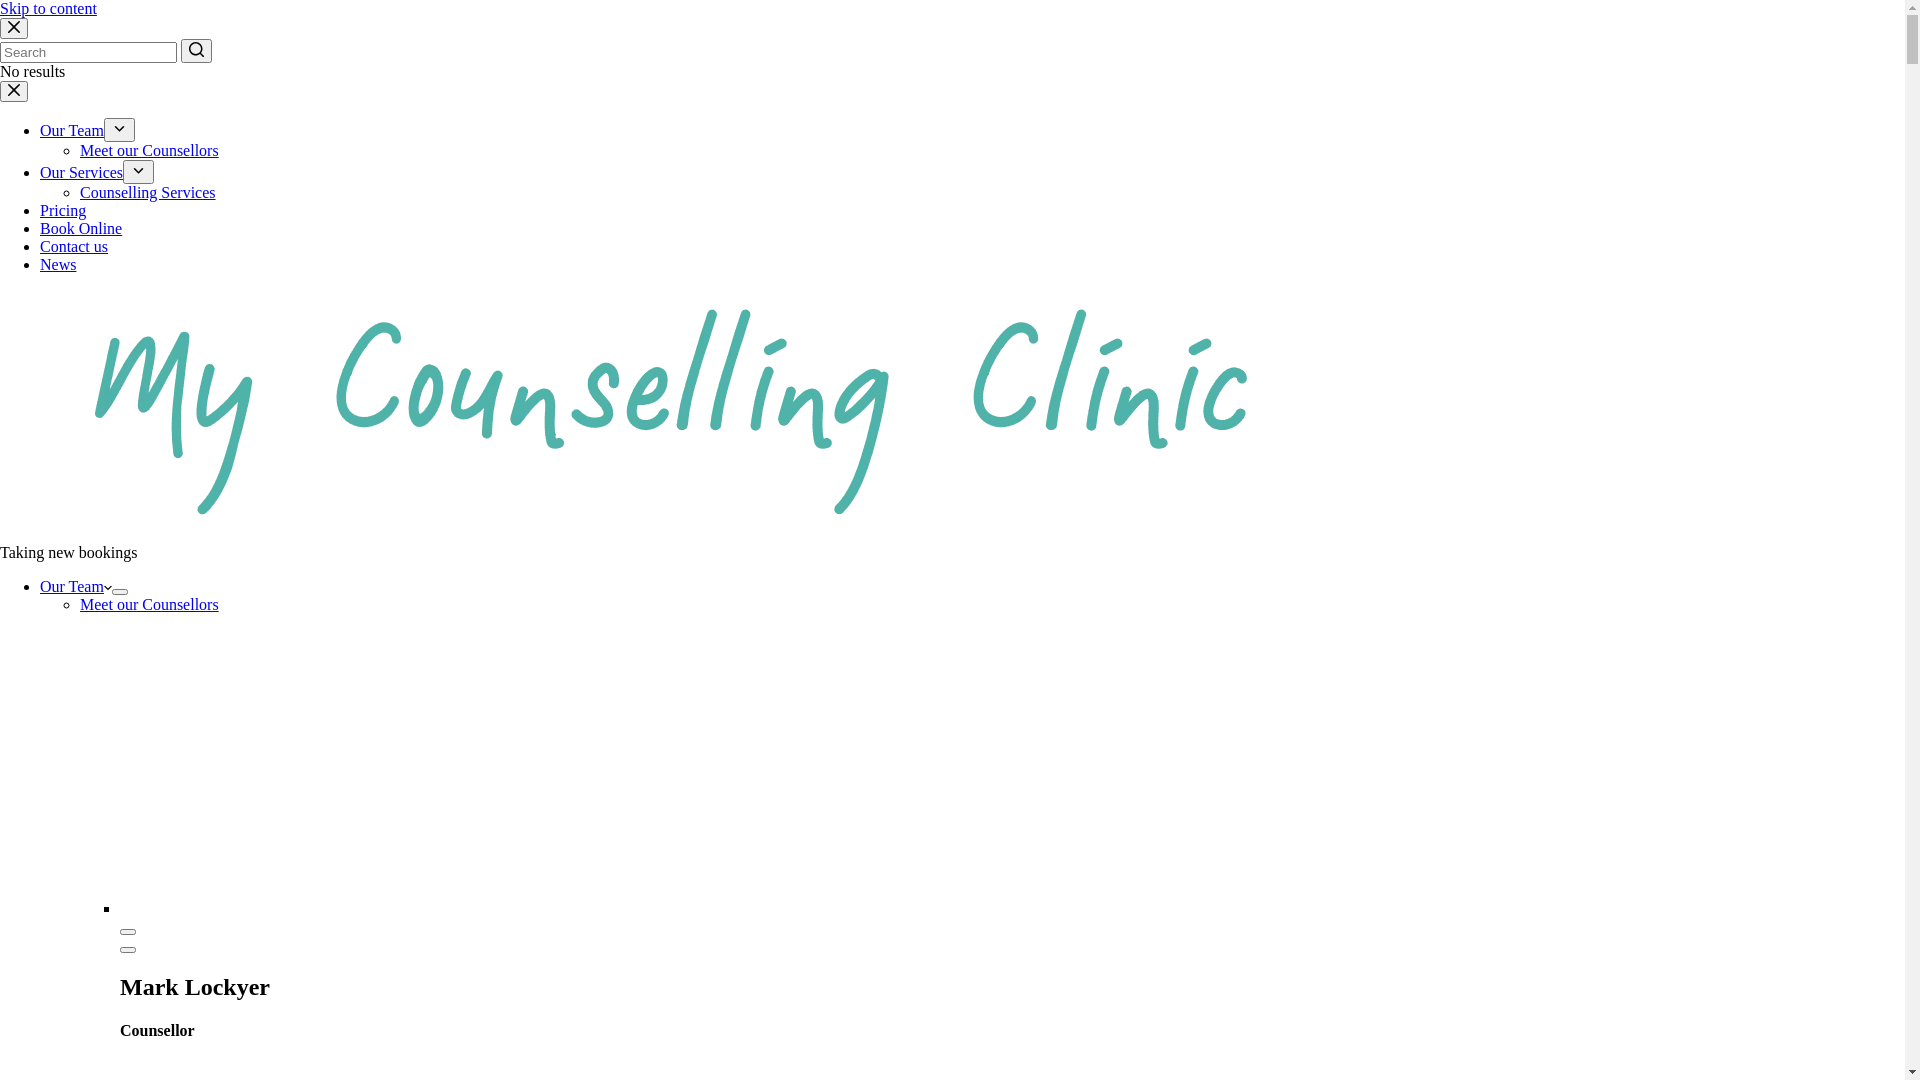 This screenshot has width=1920, height=1080. I want to click on 'News', so click(57, 263).